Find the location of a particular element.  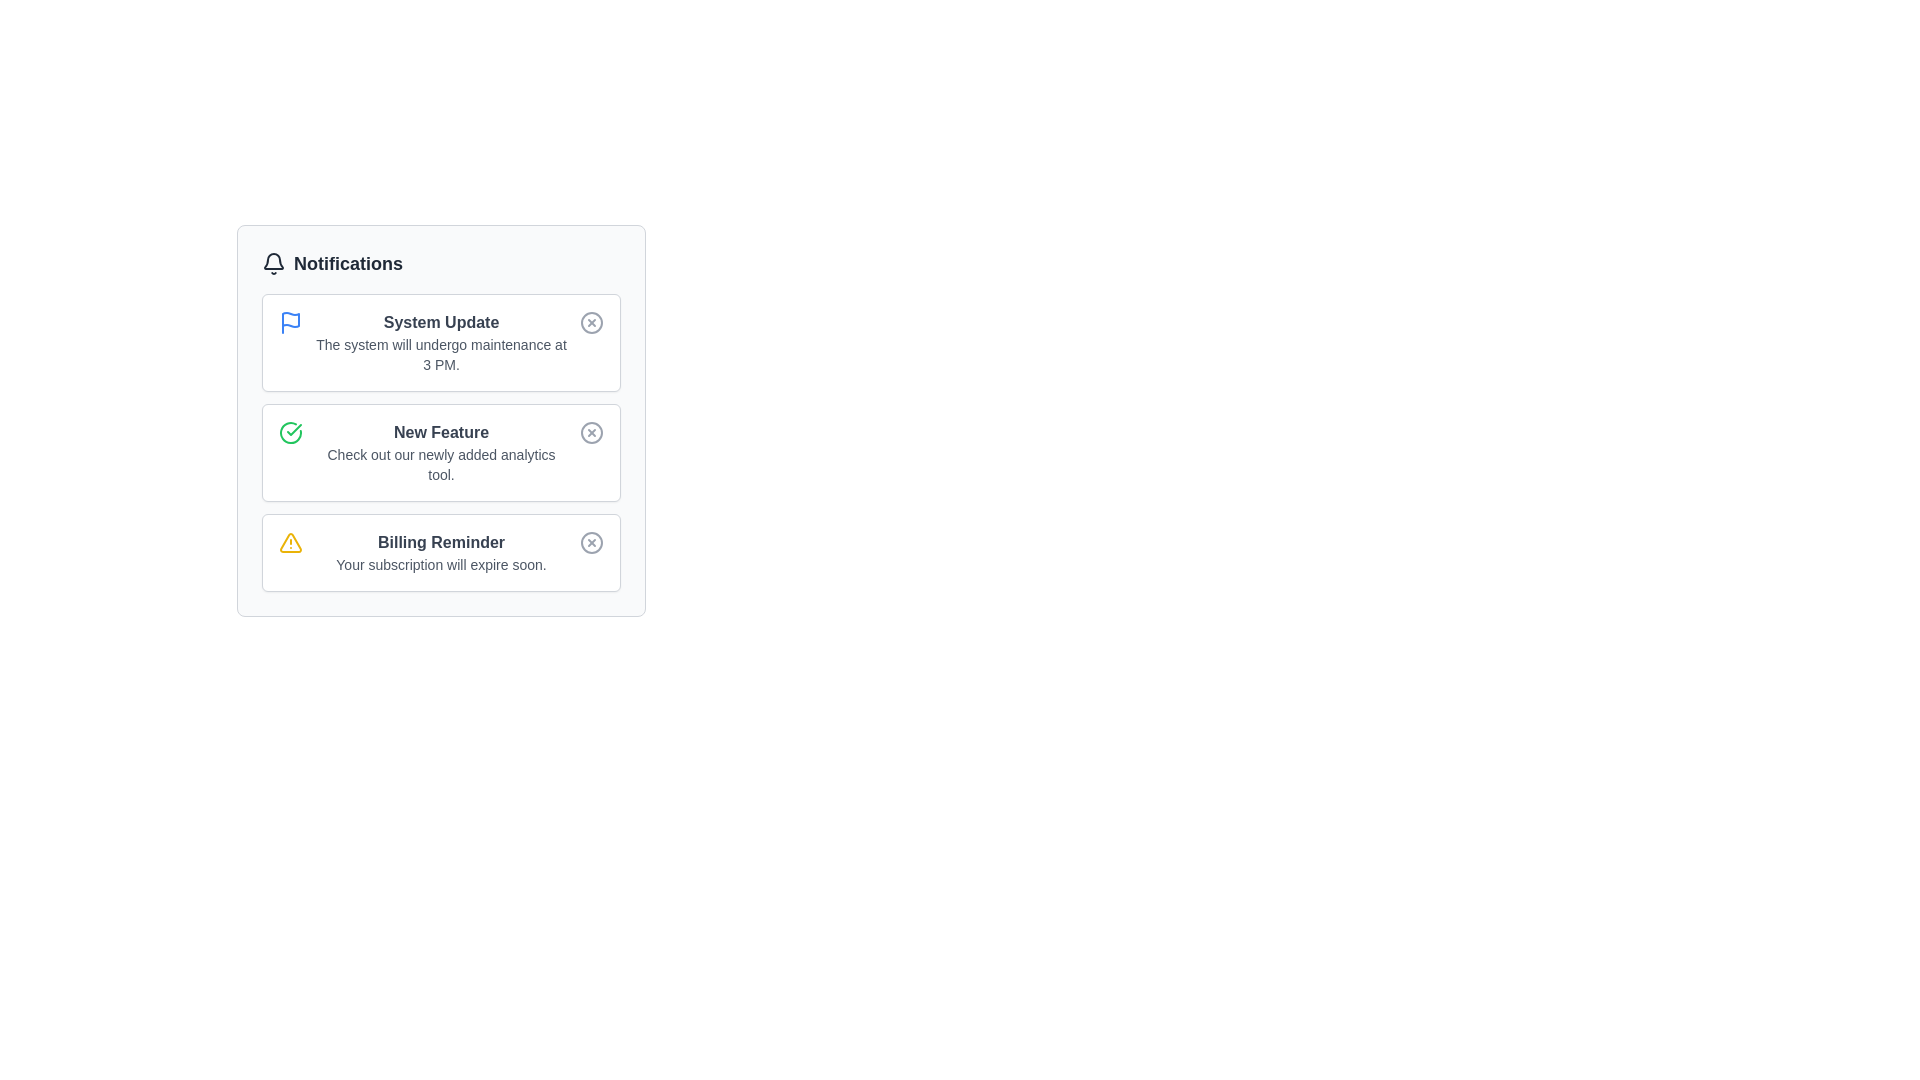

the small circular button with an 'X' mark, located in the top right corner of the 'System Update' notification box, to change its appearance is located at coordinates (590, 322).